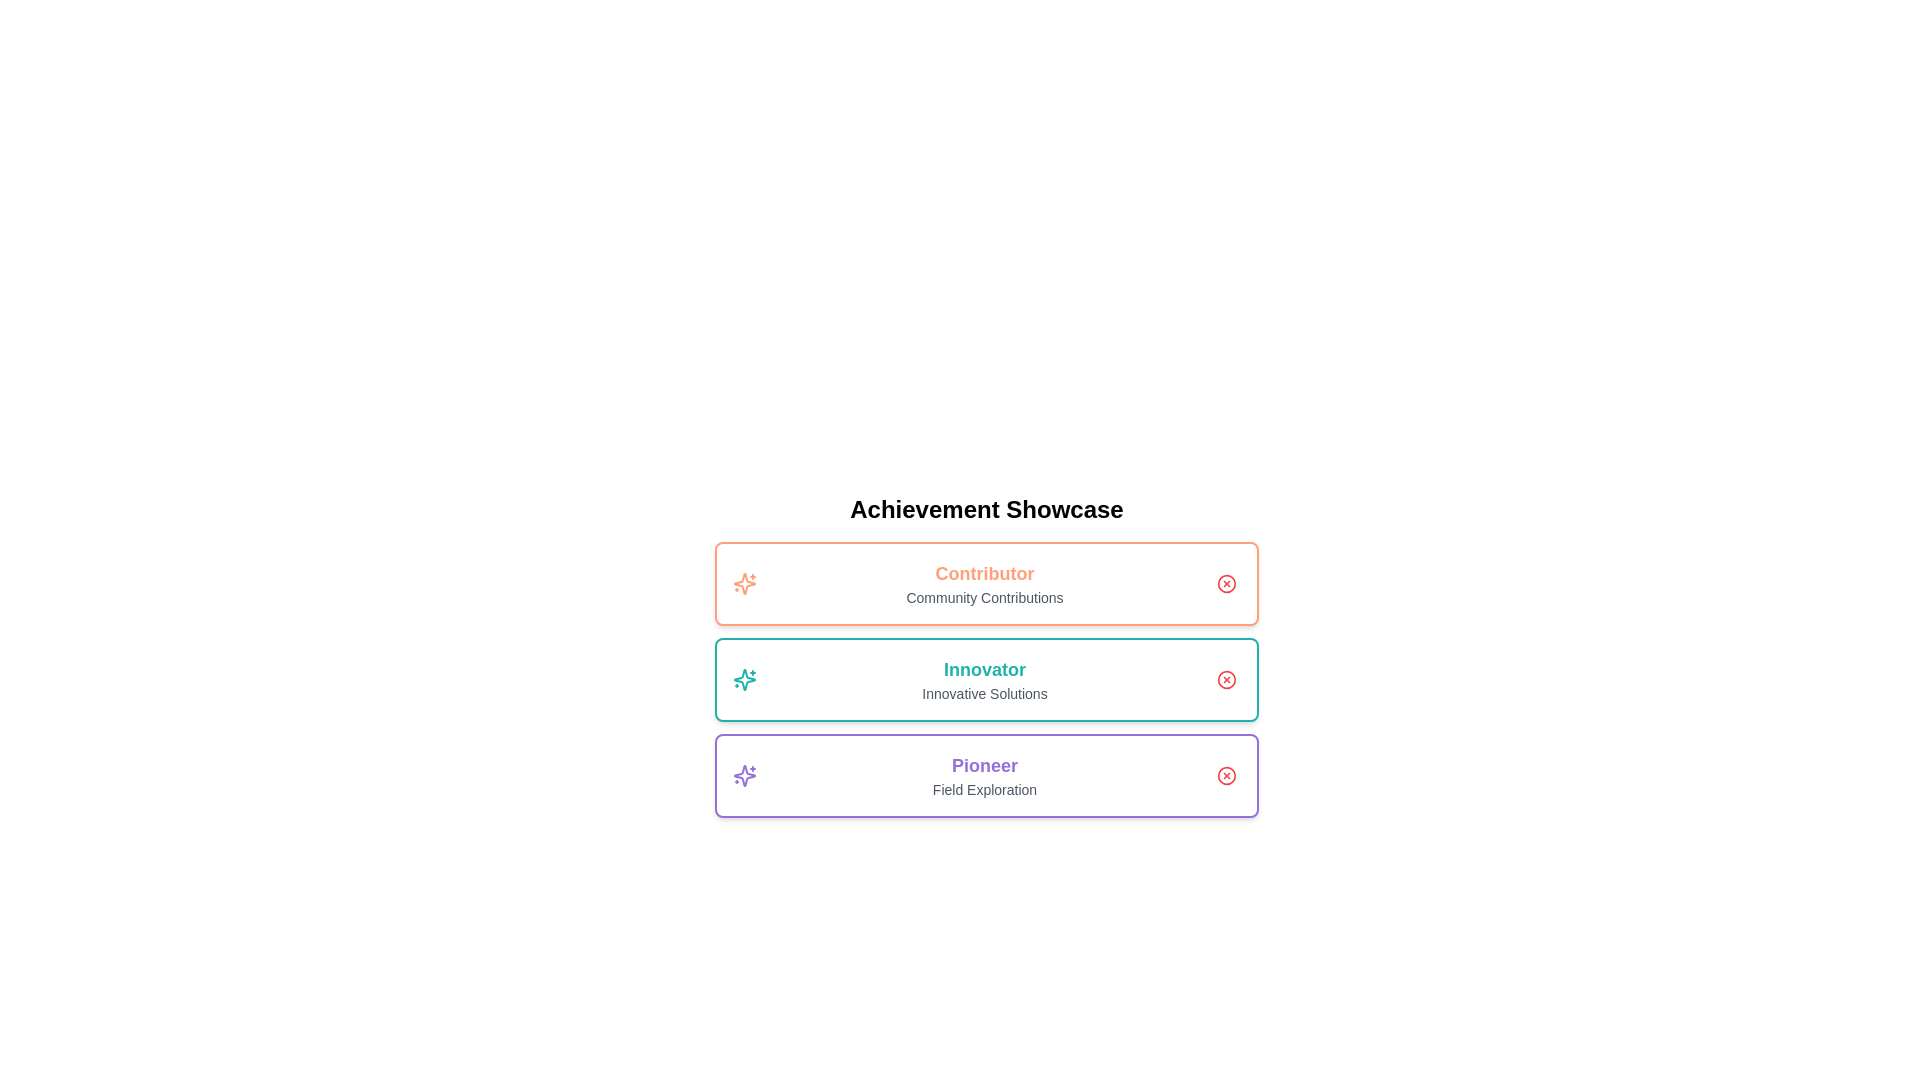 This screenshot has height=1080, width=1920. I want to click on the achievement Innovator to observe hover behavior, so click(987, 678).